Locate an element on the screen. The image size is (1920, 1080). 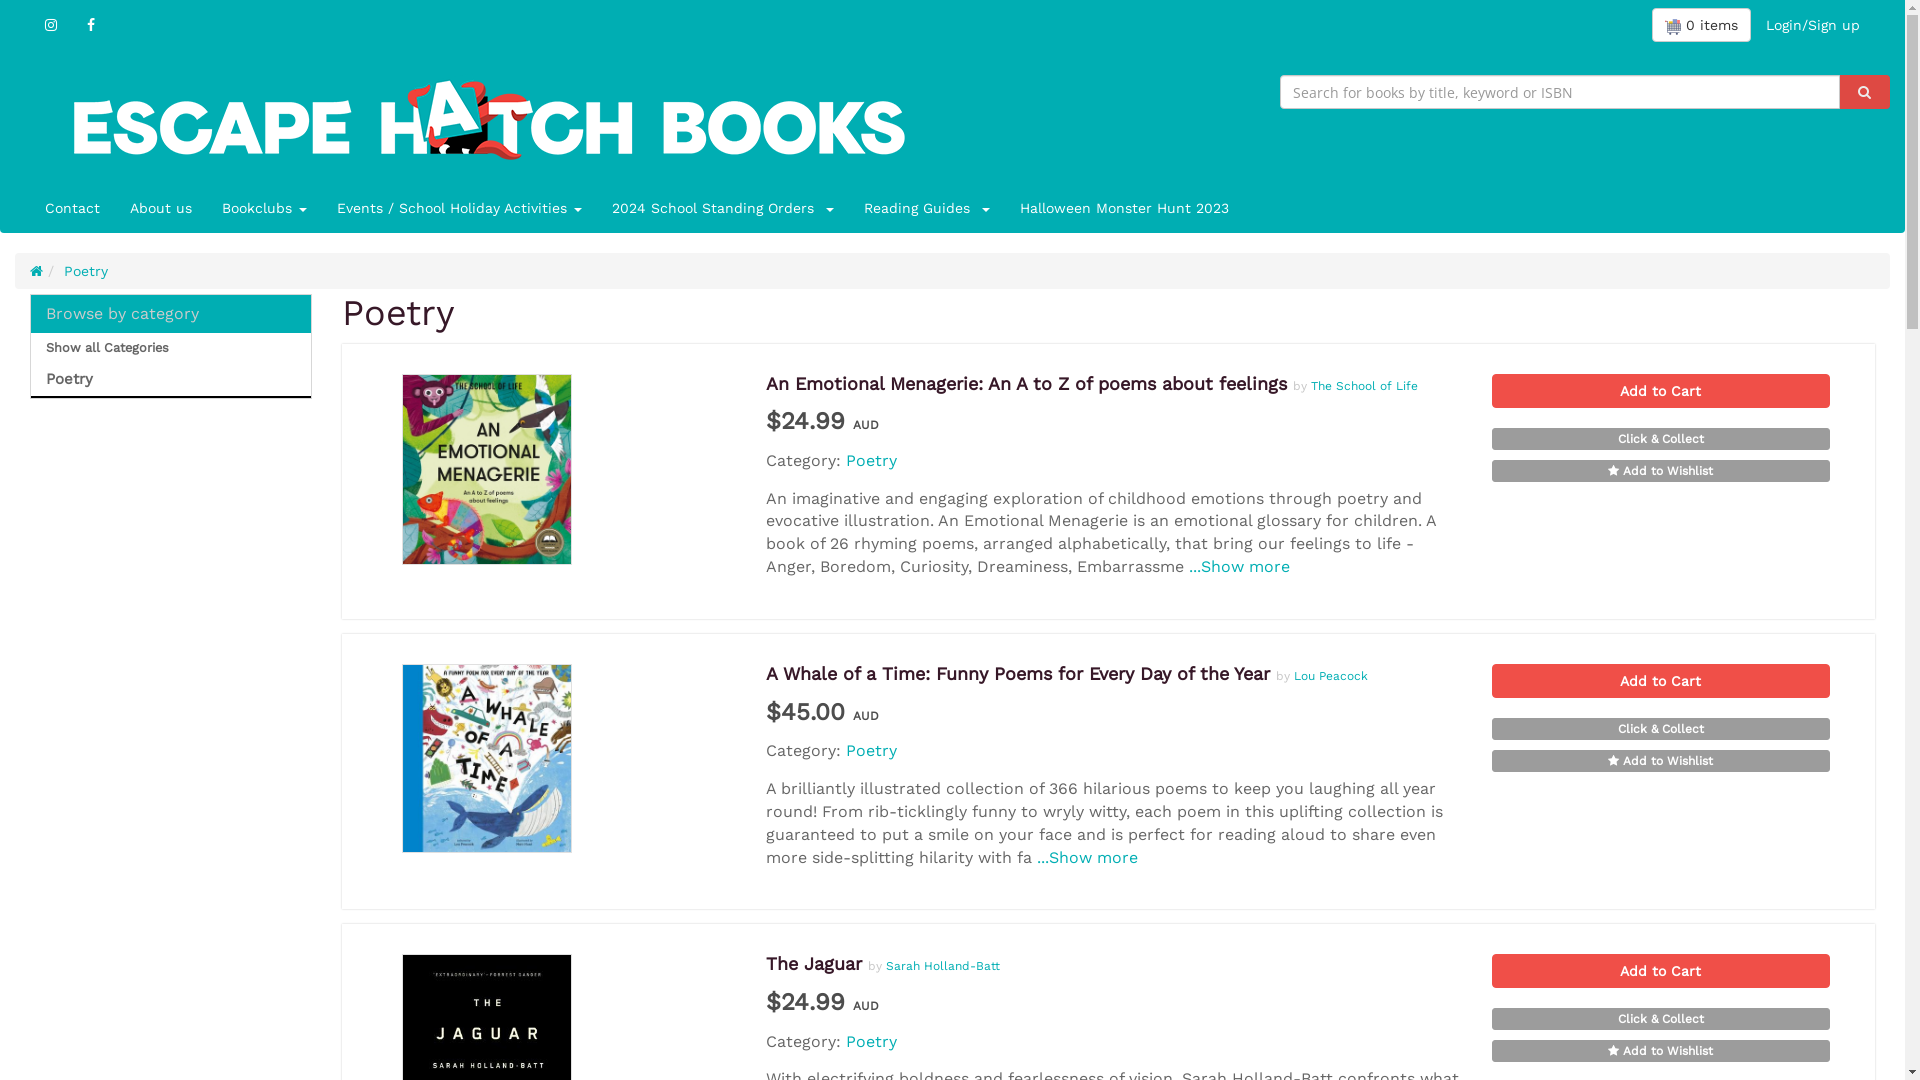
'Poetry' is located at coordinates (85, 270).